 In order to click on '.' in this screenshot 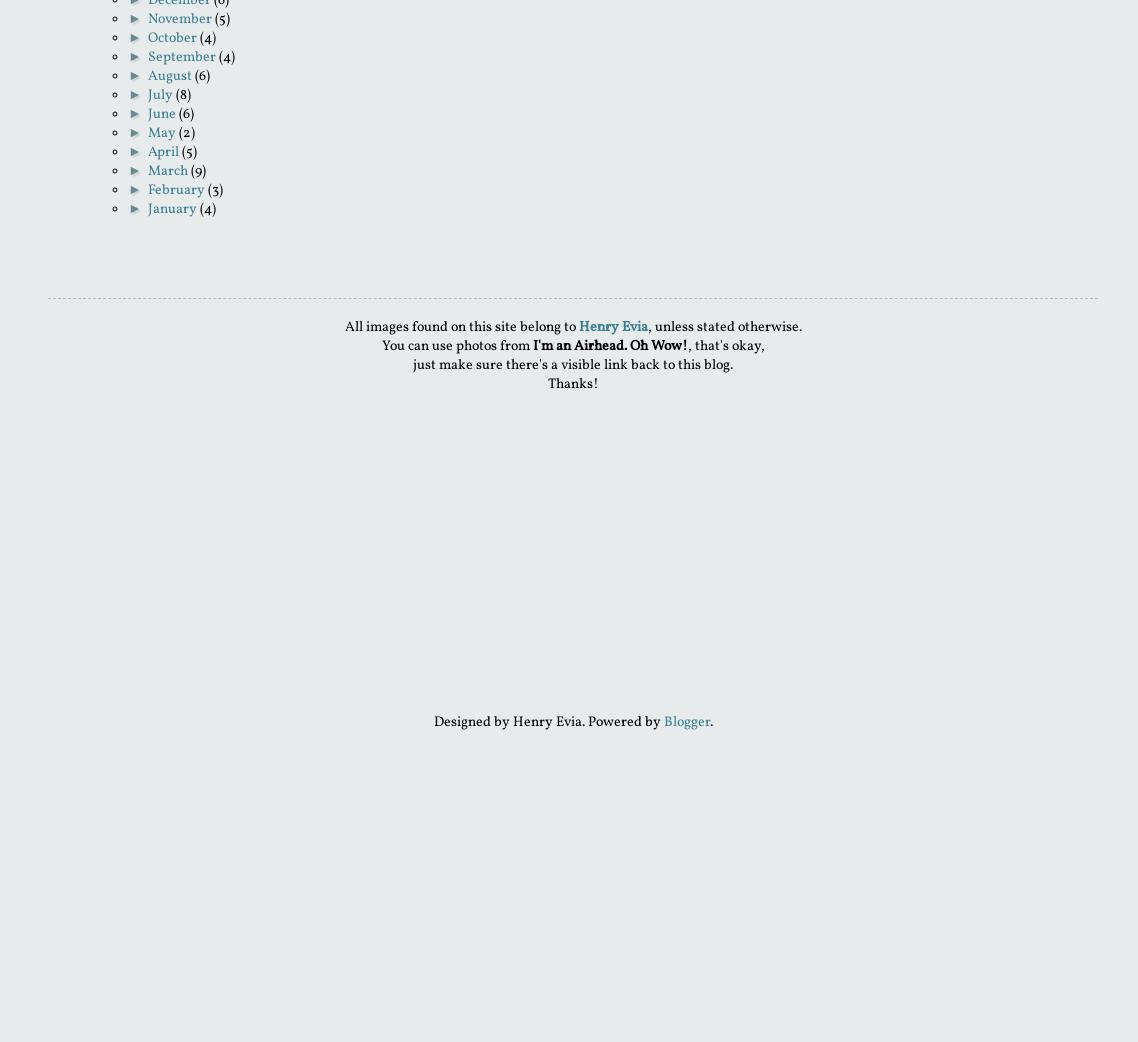, I will do `click(710, 721)`.